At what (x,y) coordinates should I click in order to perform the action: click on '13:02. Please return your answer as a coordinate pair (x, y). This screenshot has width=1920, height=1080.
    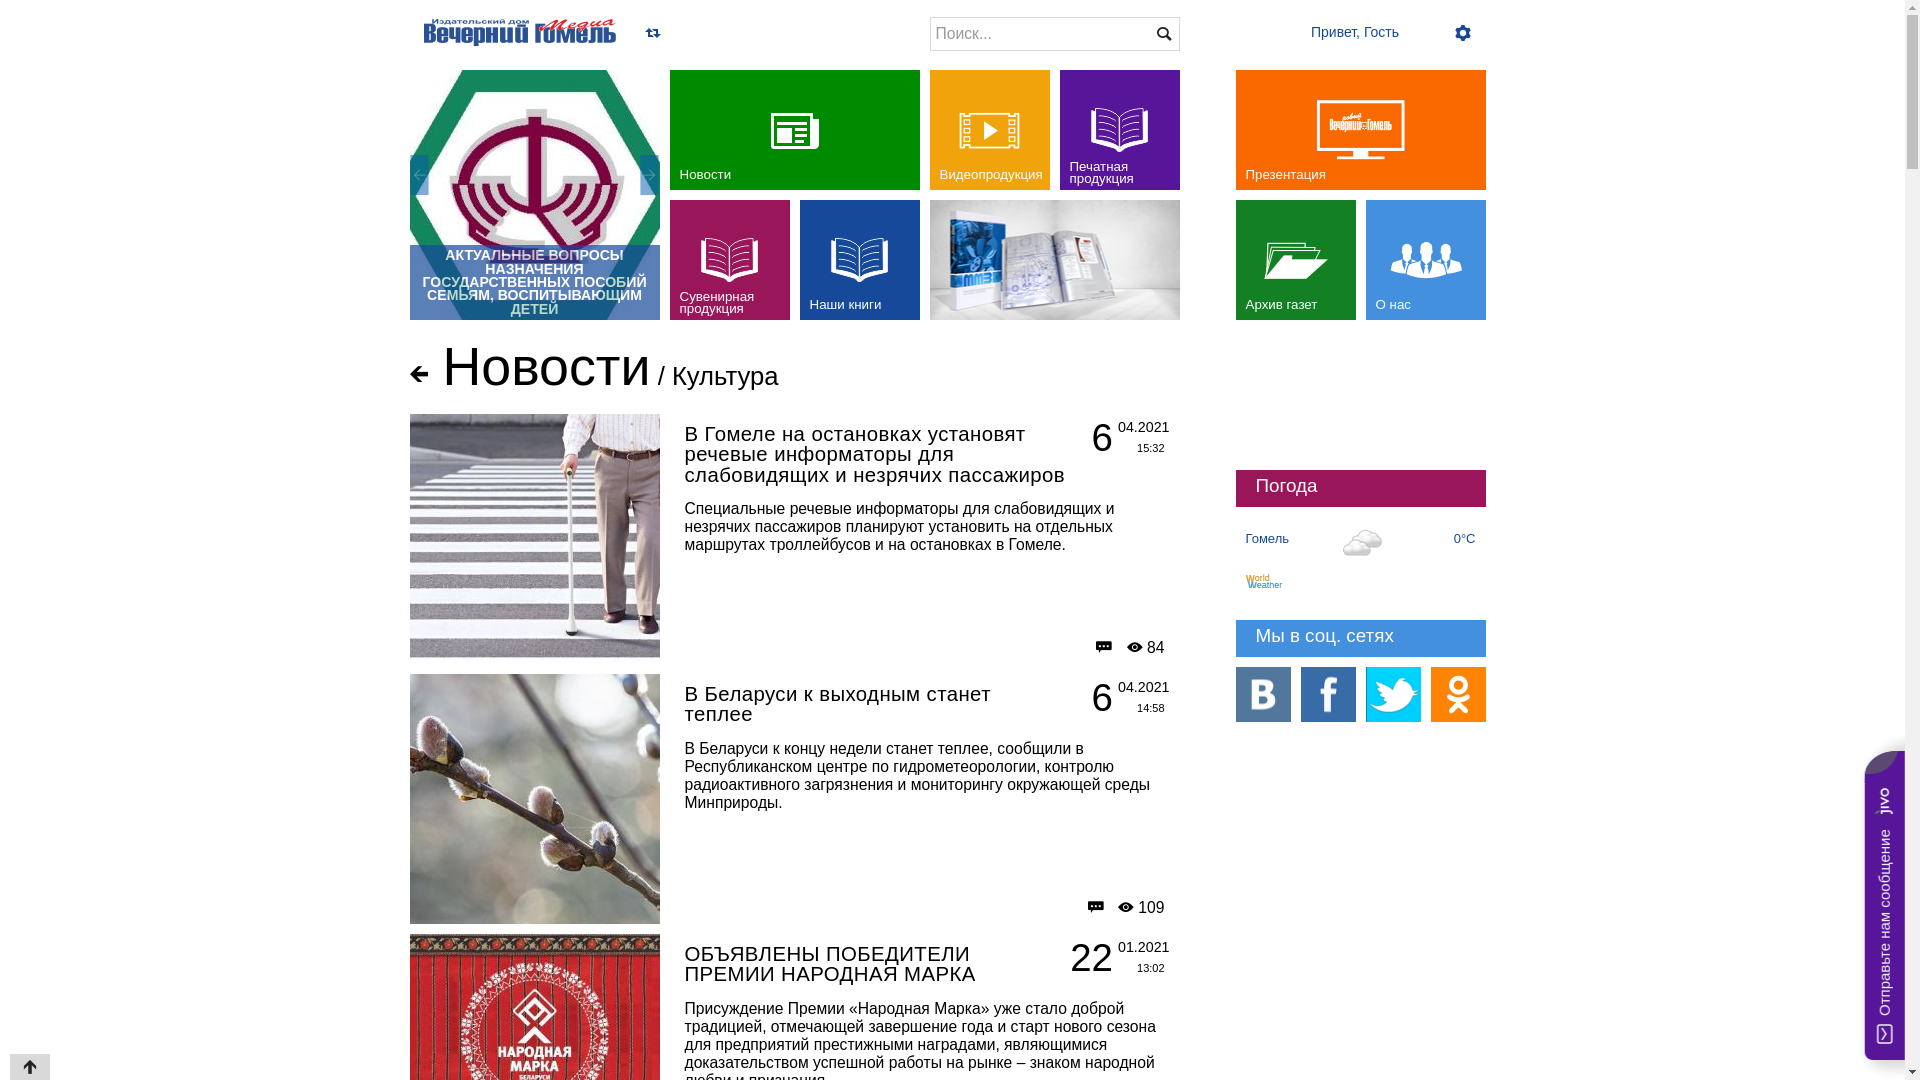
    Looking at the image, I should click on (1108, 958).